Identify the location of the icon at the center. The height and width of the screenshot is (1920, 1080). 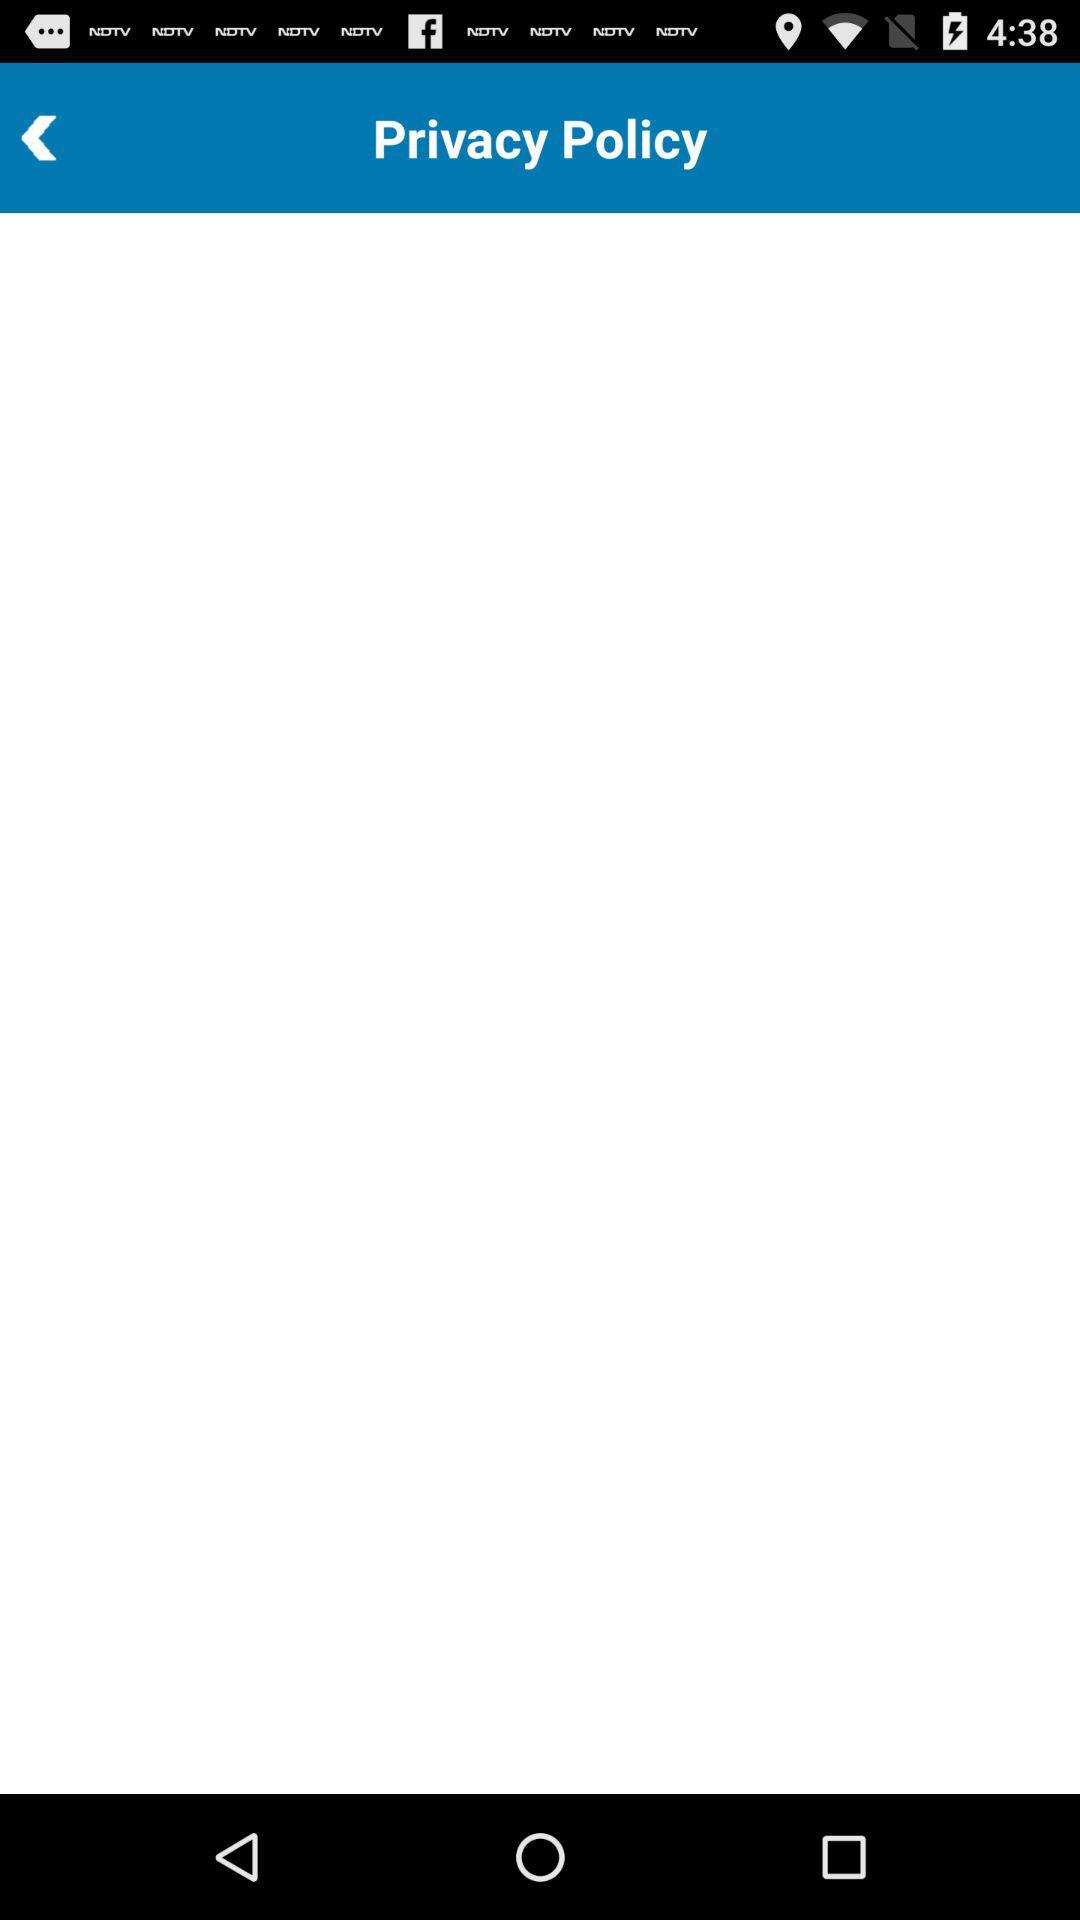
(540, 1003).